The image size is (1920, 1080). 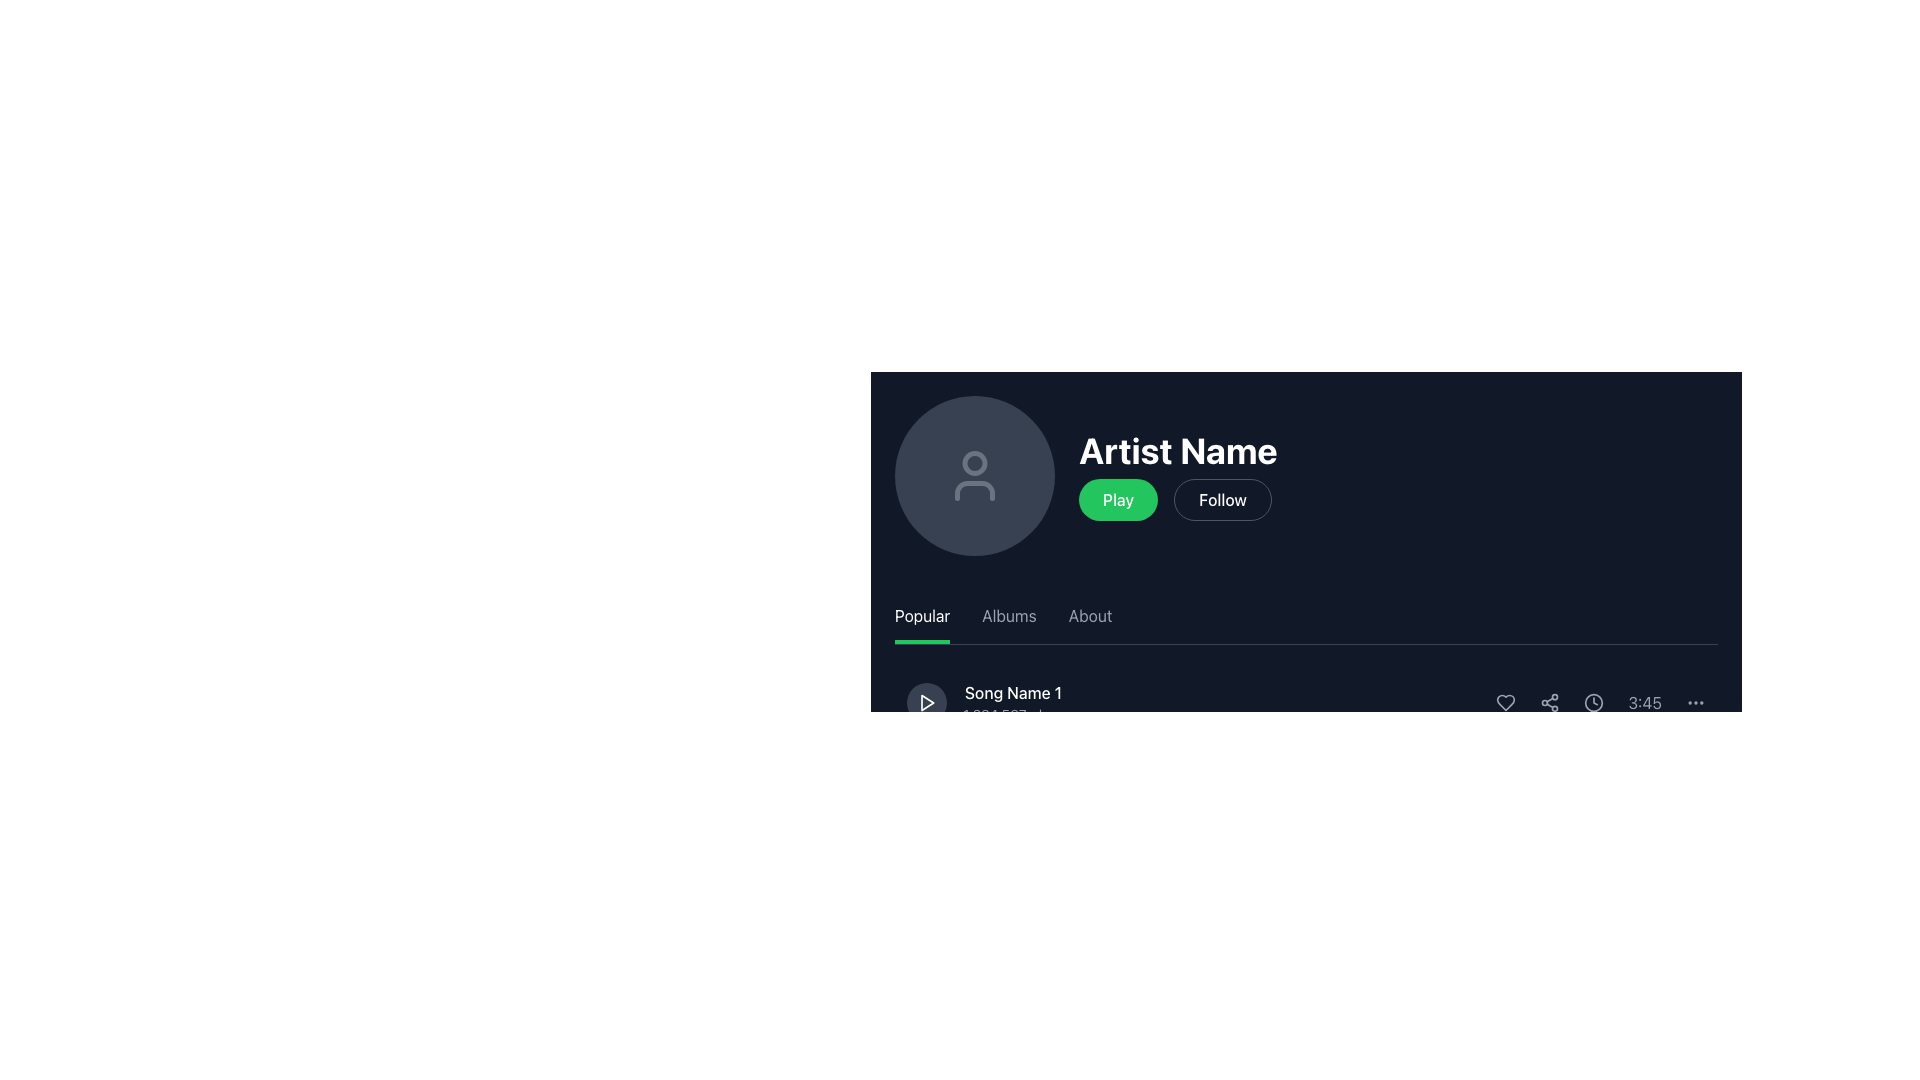 I want to click on the third navigation link in the horizontal menu, so click(x=1089, y=615).